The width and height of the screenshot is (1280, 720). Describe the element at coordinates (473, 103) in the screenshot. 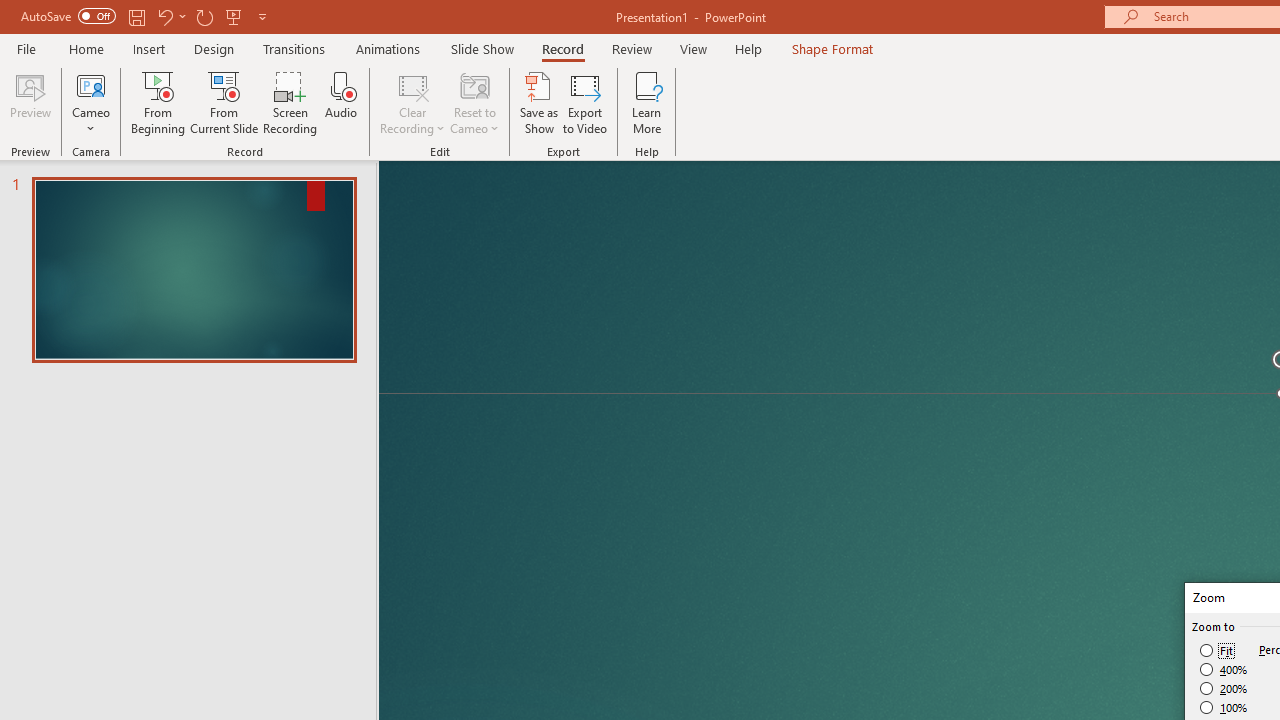

I see `'Reset to Cameo'` at that location.